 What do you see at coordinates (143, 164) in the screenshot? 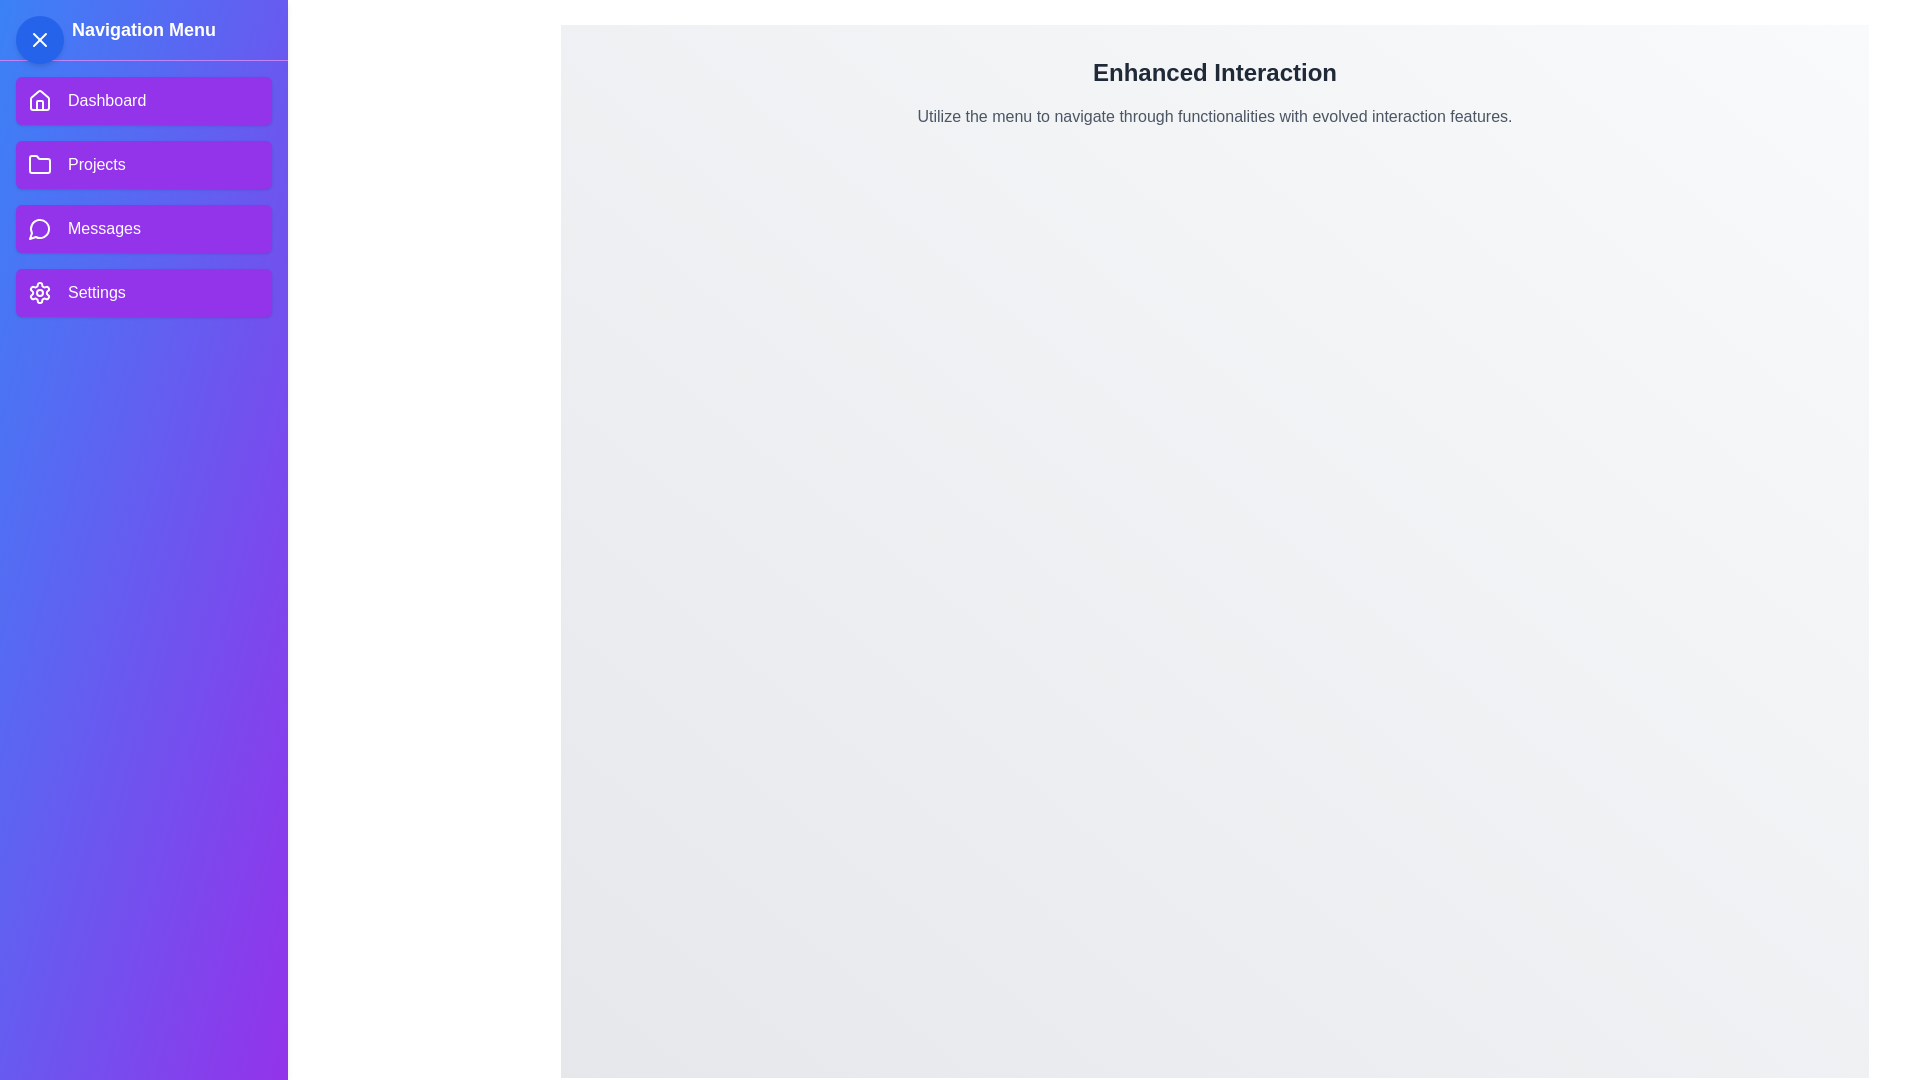
I see `the menu item Projects to reveal its hover effect` at bounding box center [143, 164].